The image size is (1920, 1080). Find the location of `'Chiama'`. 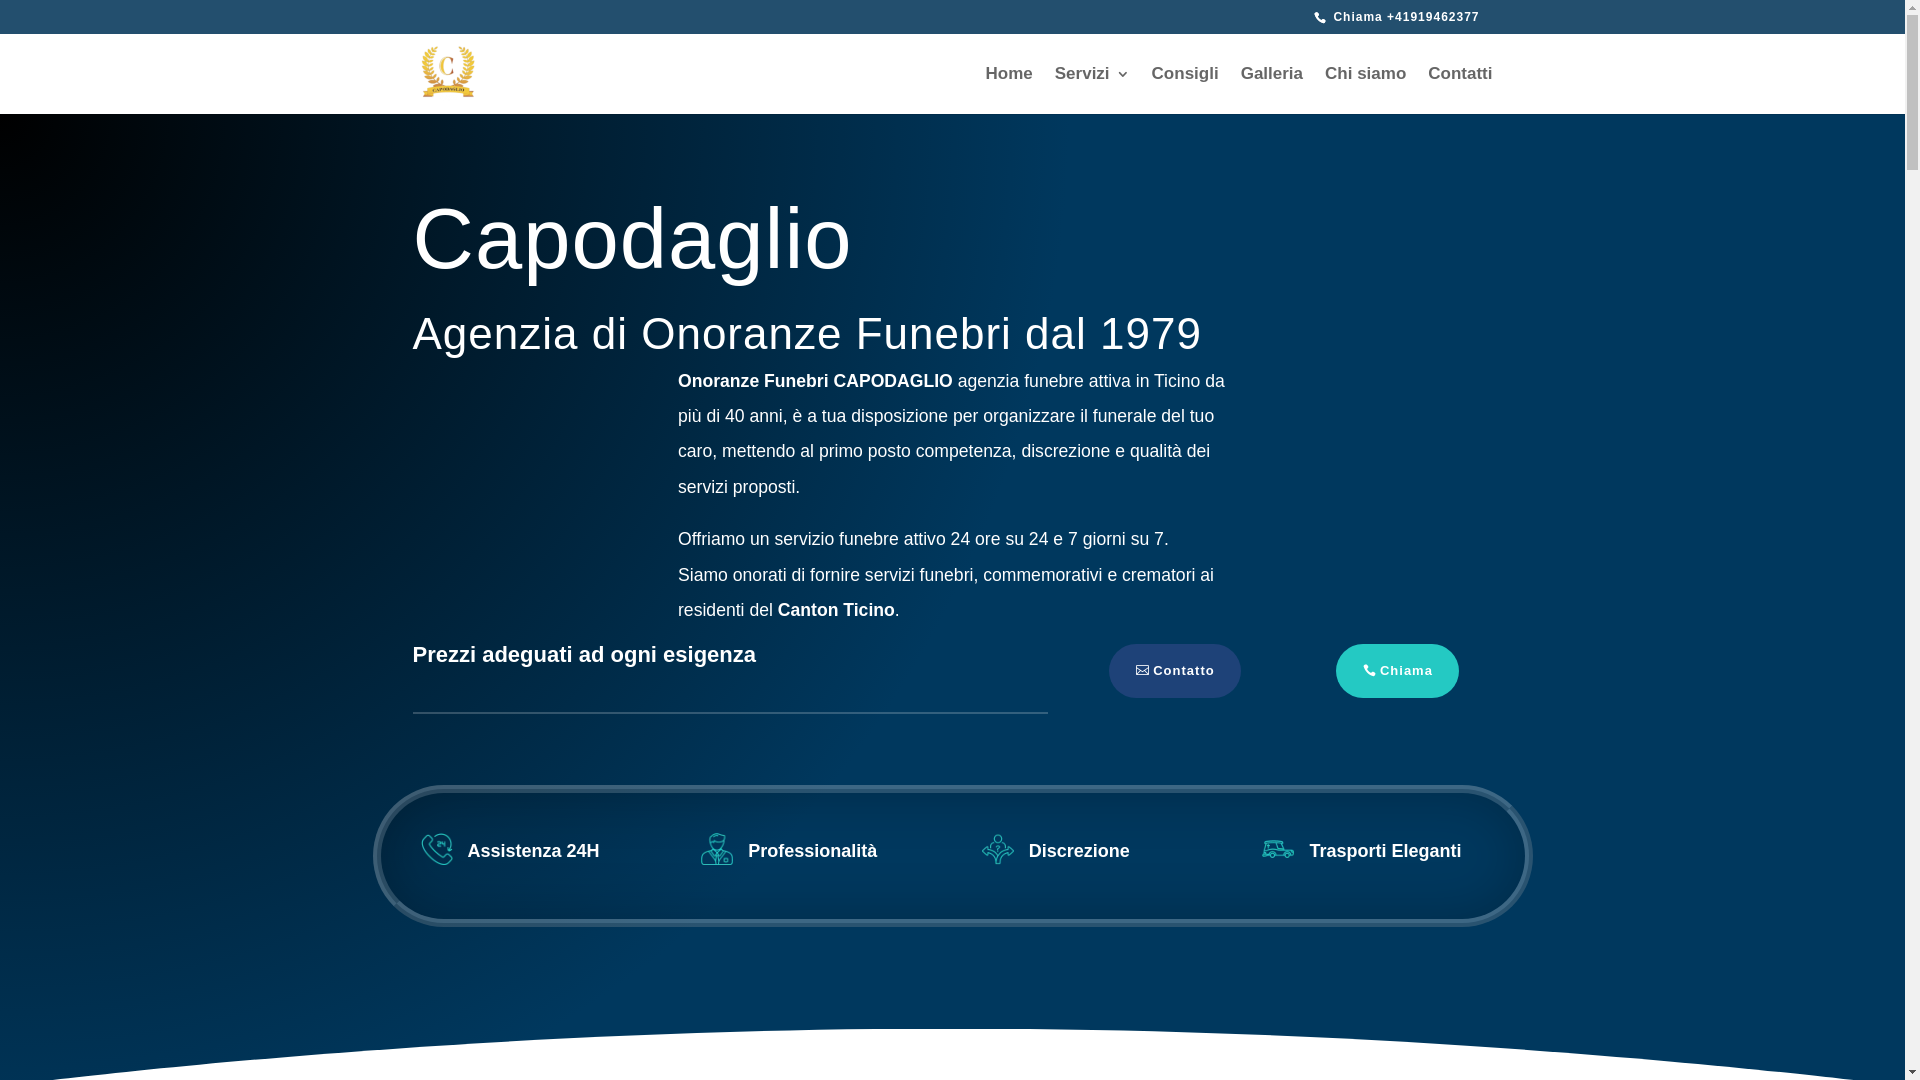

'Chiama' is located at coordinates (1396, 671).